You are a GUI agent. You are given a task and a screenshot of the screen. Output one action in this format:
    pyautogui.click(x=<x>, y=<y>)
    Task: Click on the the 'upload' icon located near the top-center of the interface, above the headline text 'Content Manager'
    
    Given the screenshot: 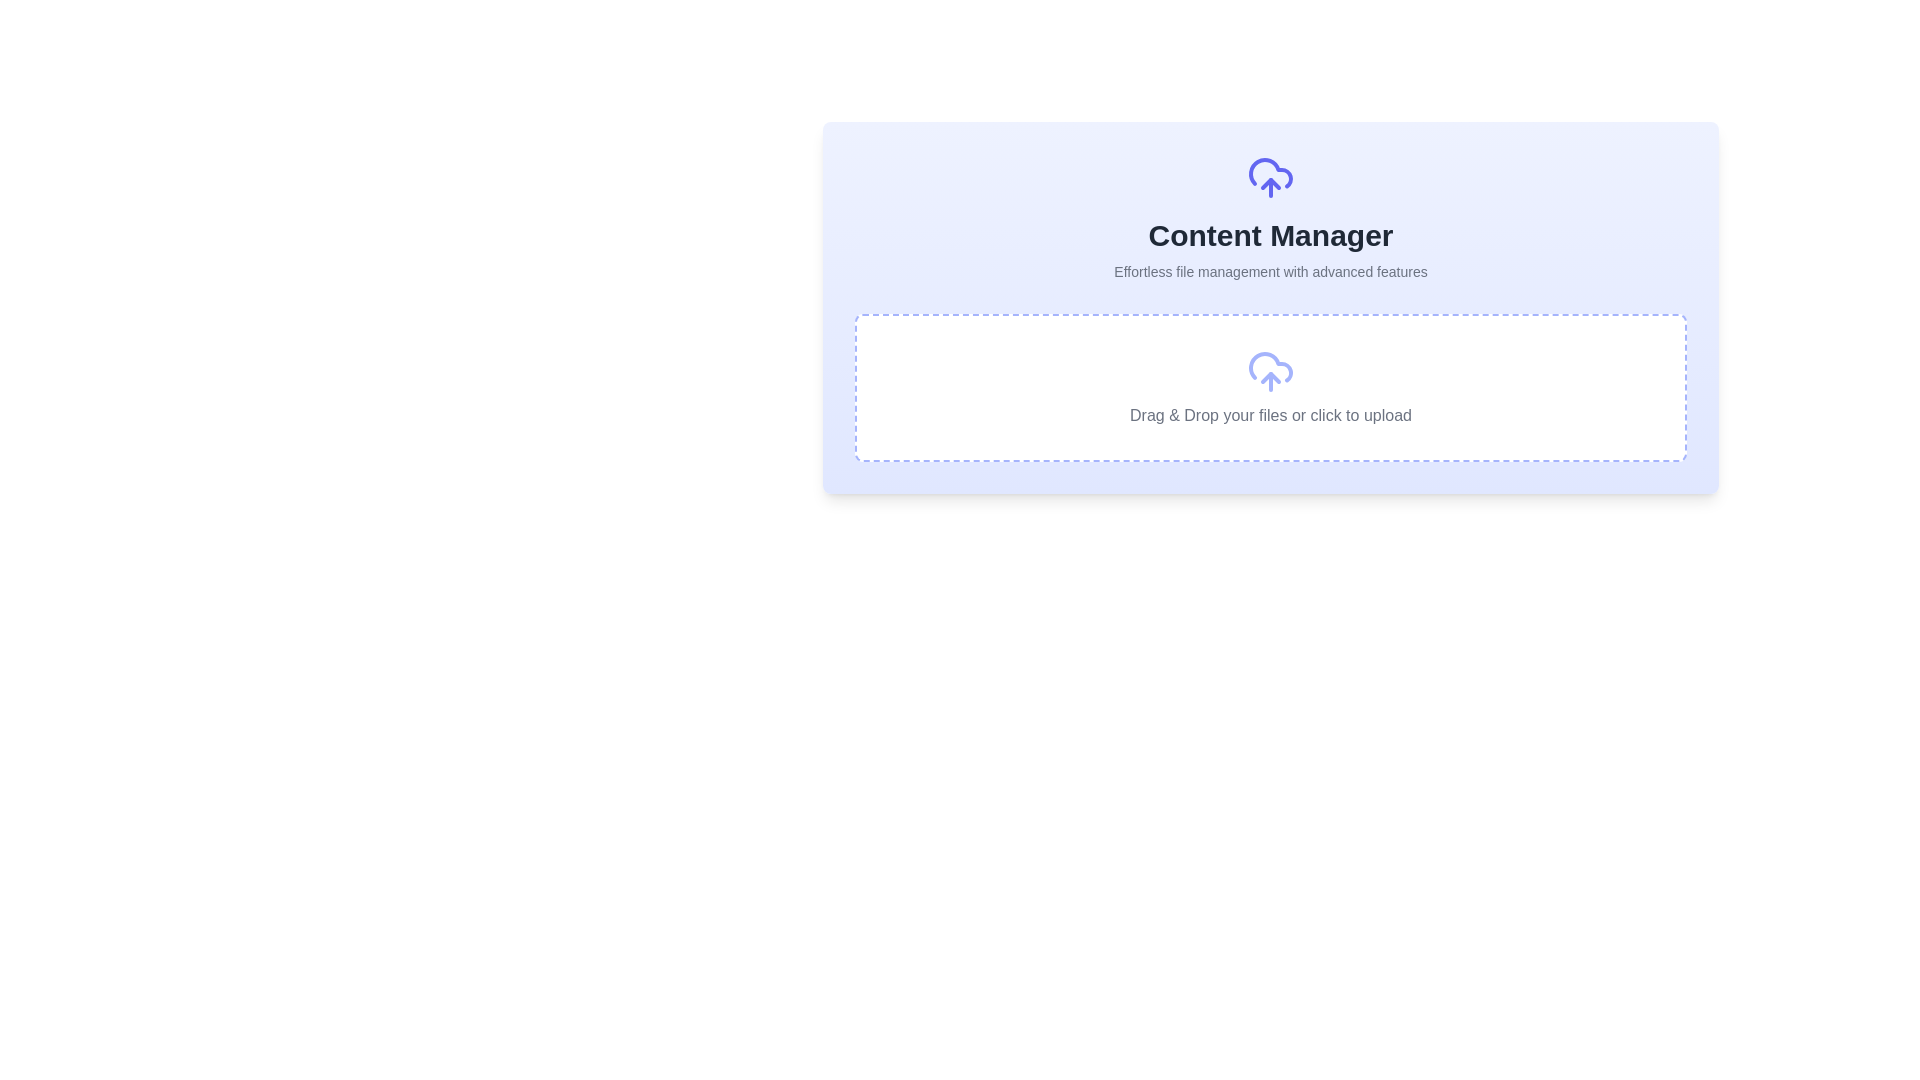 What is the action you would take?
    pyautogui.click(x=1270, y=176)
    